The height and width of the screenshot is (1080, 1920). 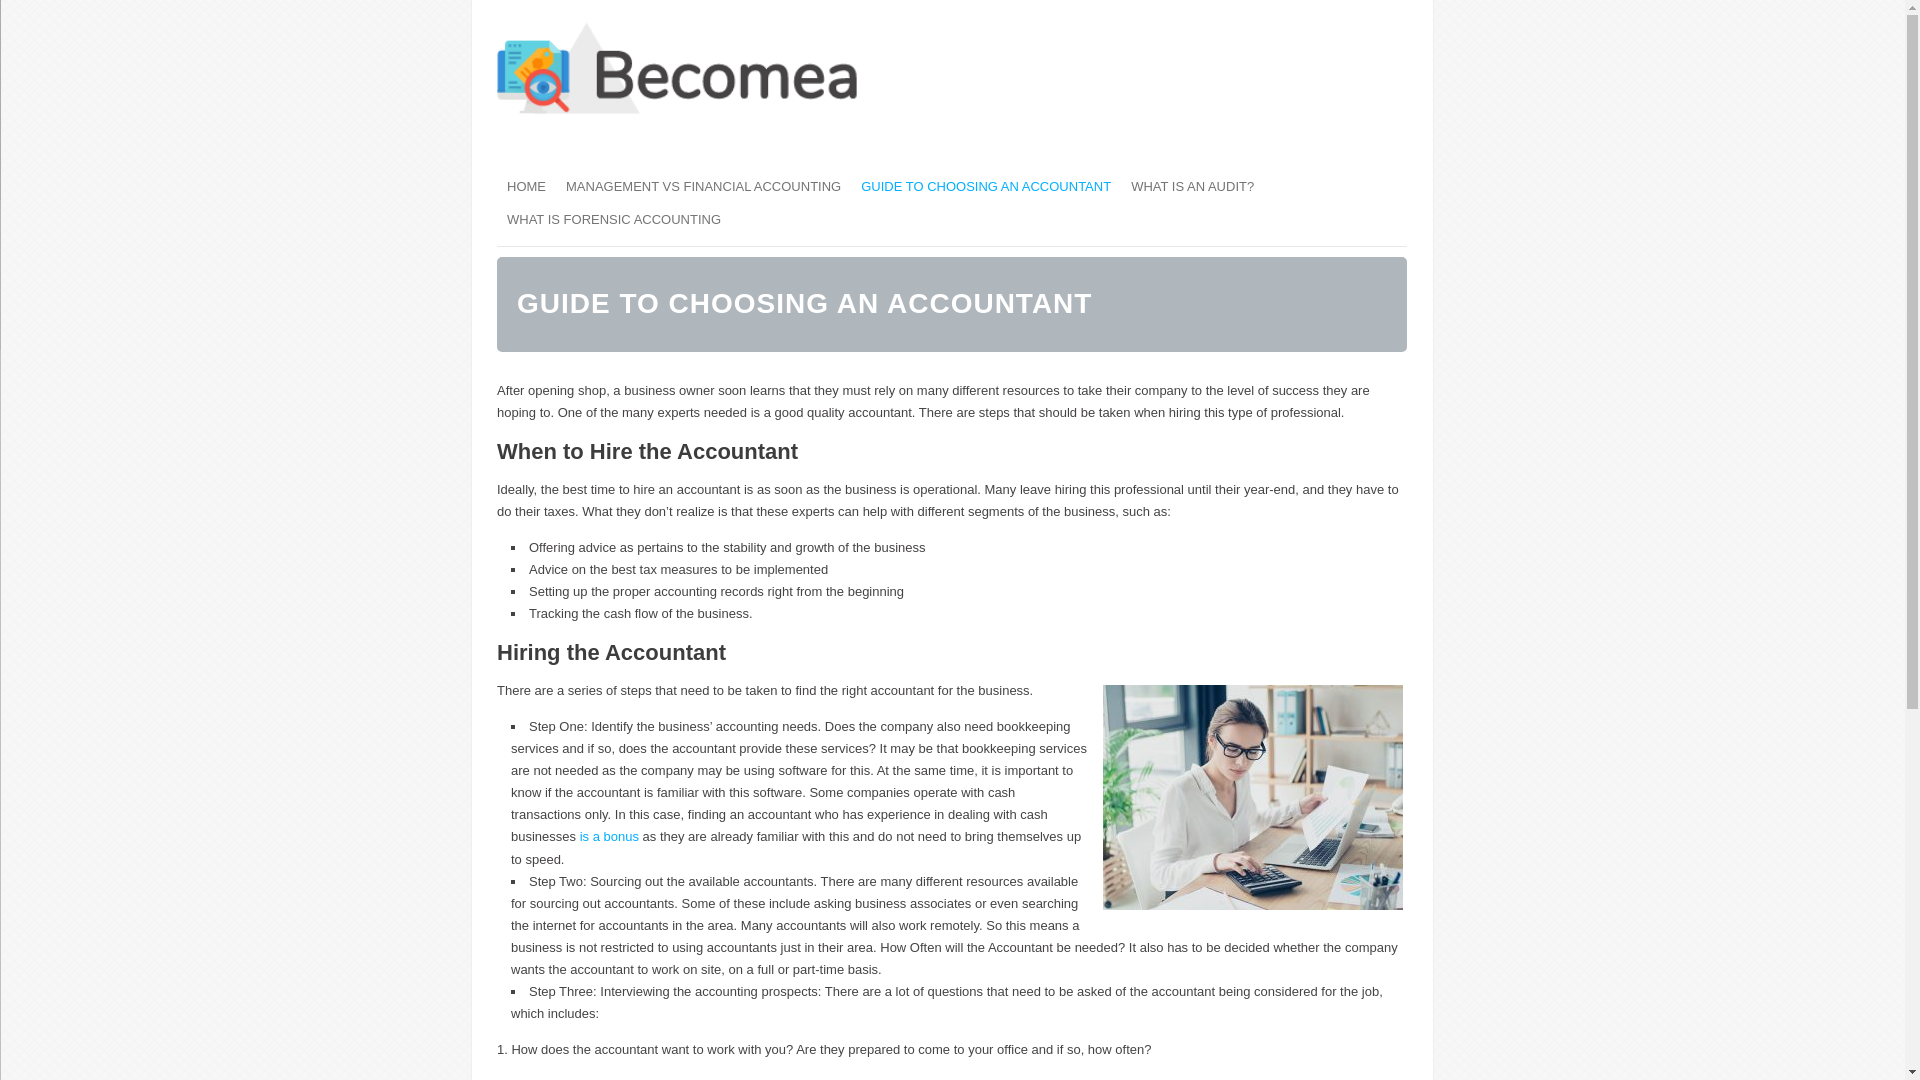 I want to click on 'WHAT IS AN AUDIT?', so click(x=1121, y=186).